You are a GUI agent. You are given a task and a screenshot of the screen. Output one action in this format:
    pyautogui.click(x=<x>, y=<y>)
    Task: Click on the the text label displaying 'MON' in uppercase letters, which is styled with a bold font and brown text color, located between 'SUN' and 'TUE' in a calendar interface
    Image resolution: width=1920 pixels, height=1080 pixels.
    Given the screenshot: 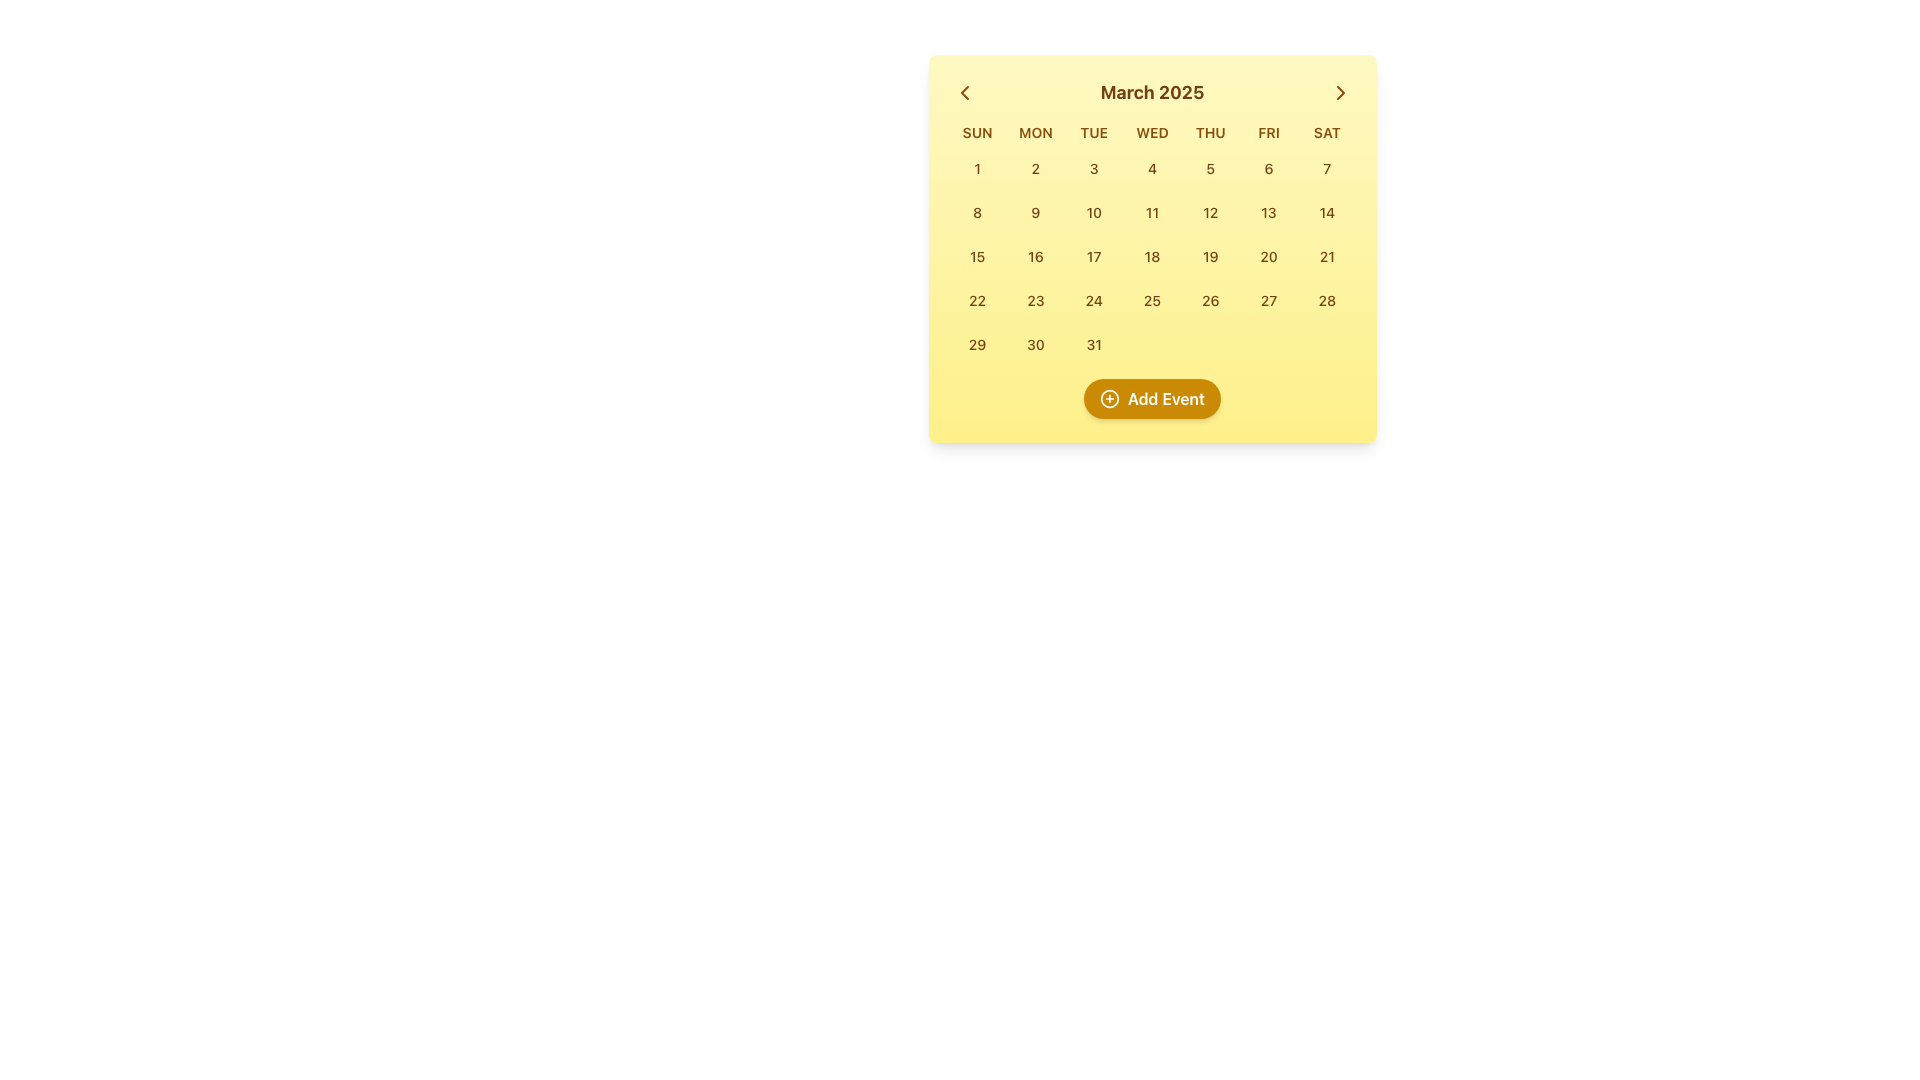 What is the action you would take?
    pyautogui.click(x=1035, y=132)
    